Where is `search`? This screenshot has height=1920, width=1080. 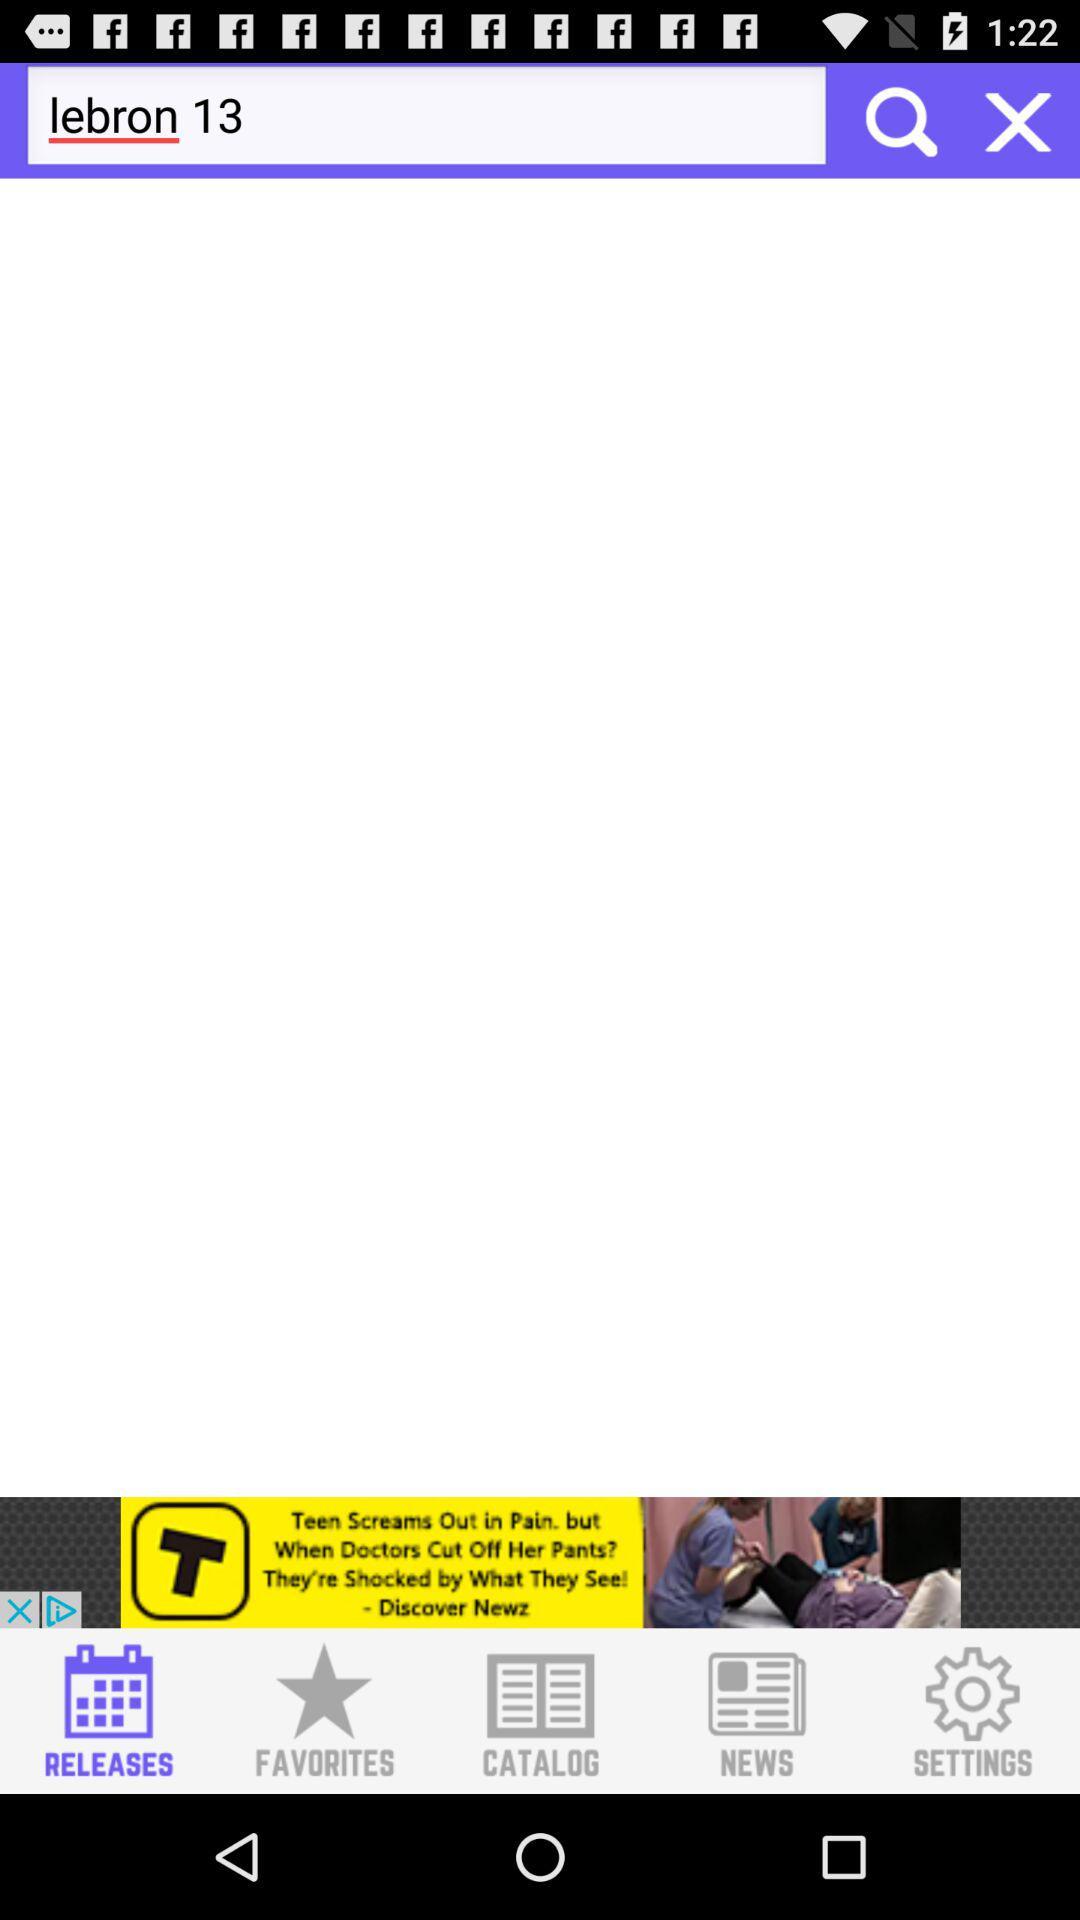
search is located at coordinates (1018, 119).